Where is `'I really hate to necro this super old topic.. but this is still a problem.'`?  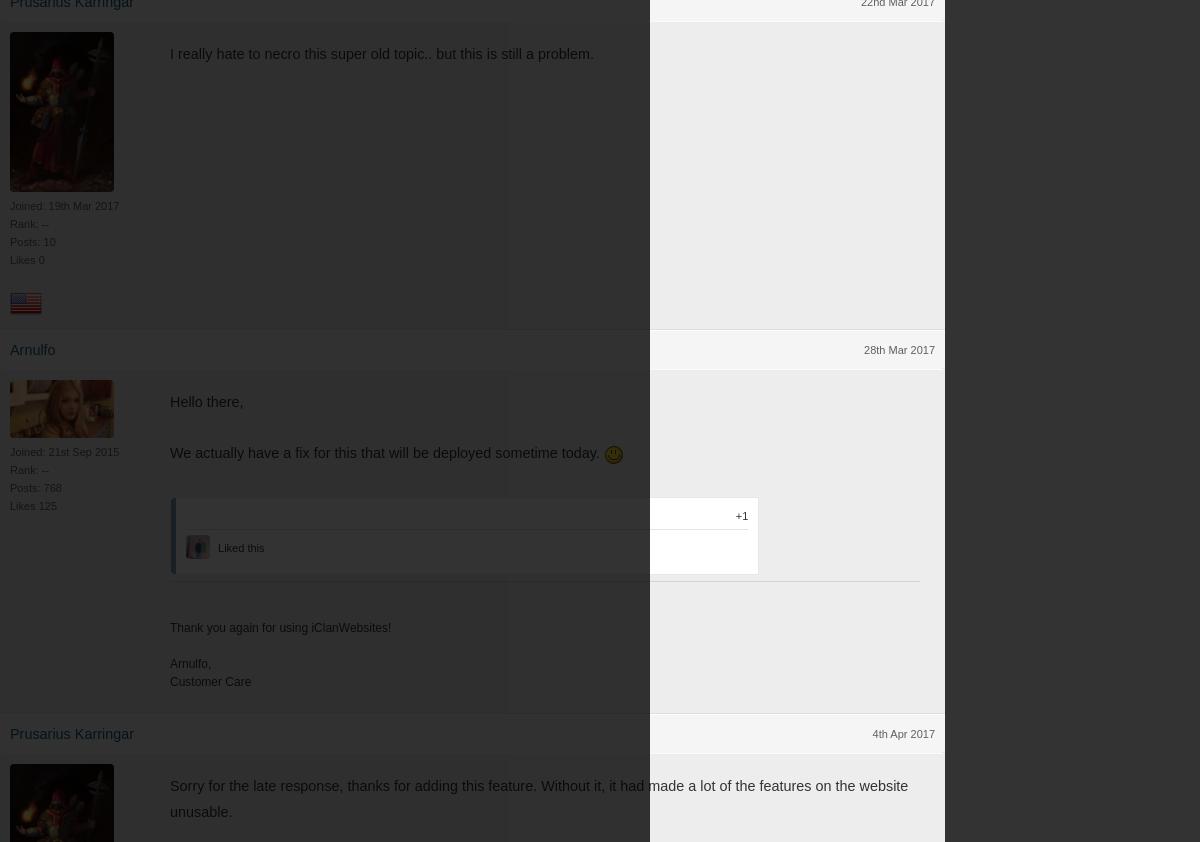 'I really hate to necro this super old topic.. but this is still a problem.' is located at coordinates (381, 52).